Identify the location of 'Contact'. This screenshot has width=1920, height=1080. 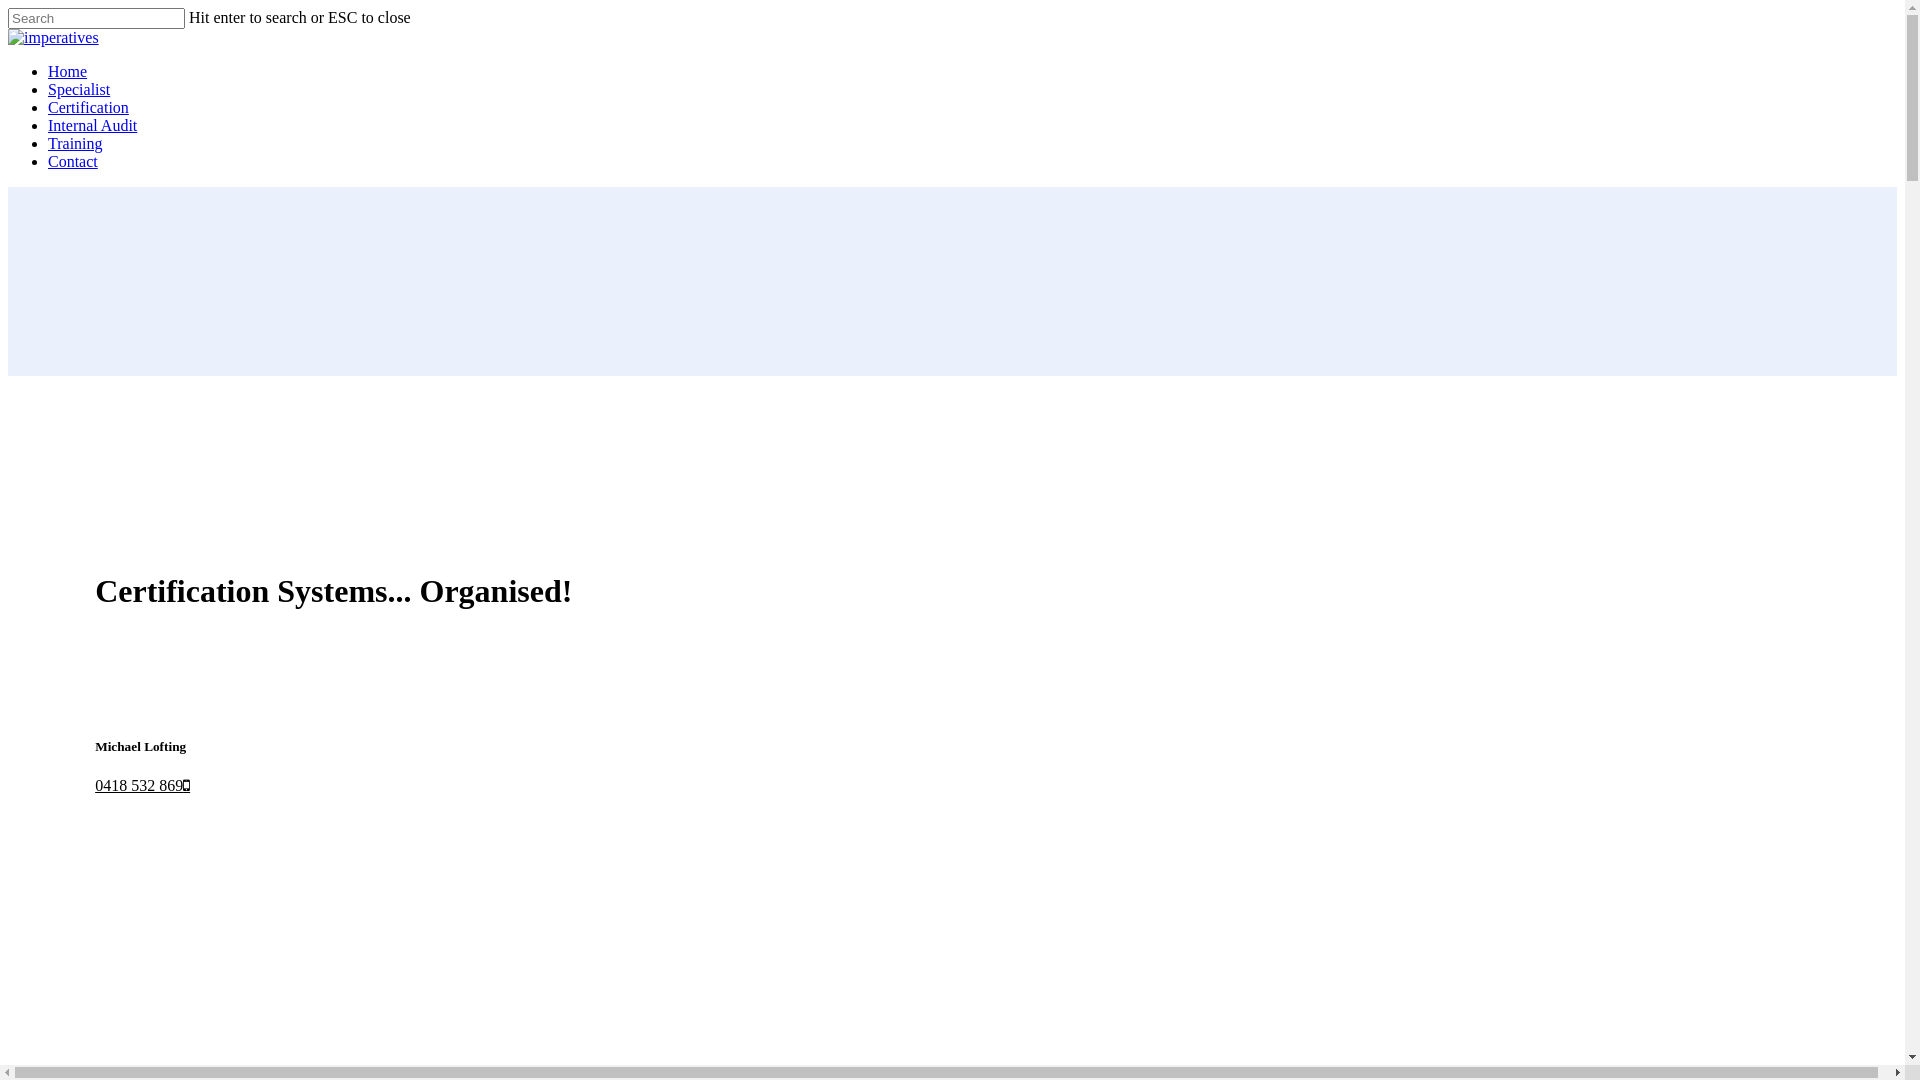
(72, 160).